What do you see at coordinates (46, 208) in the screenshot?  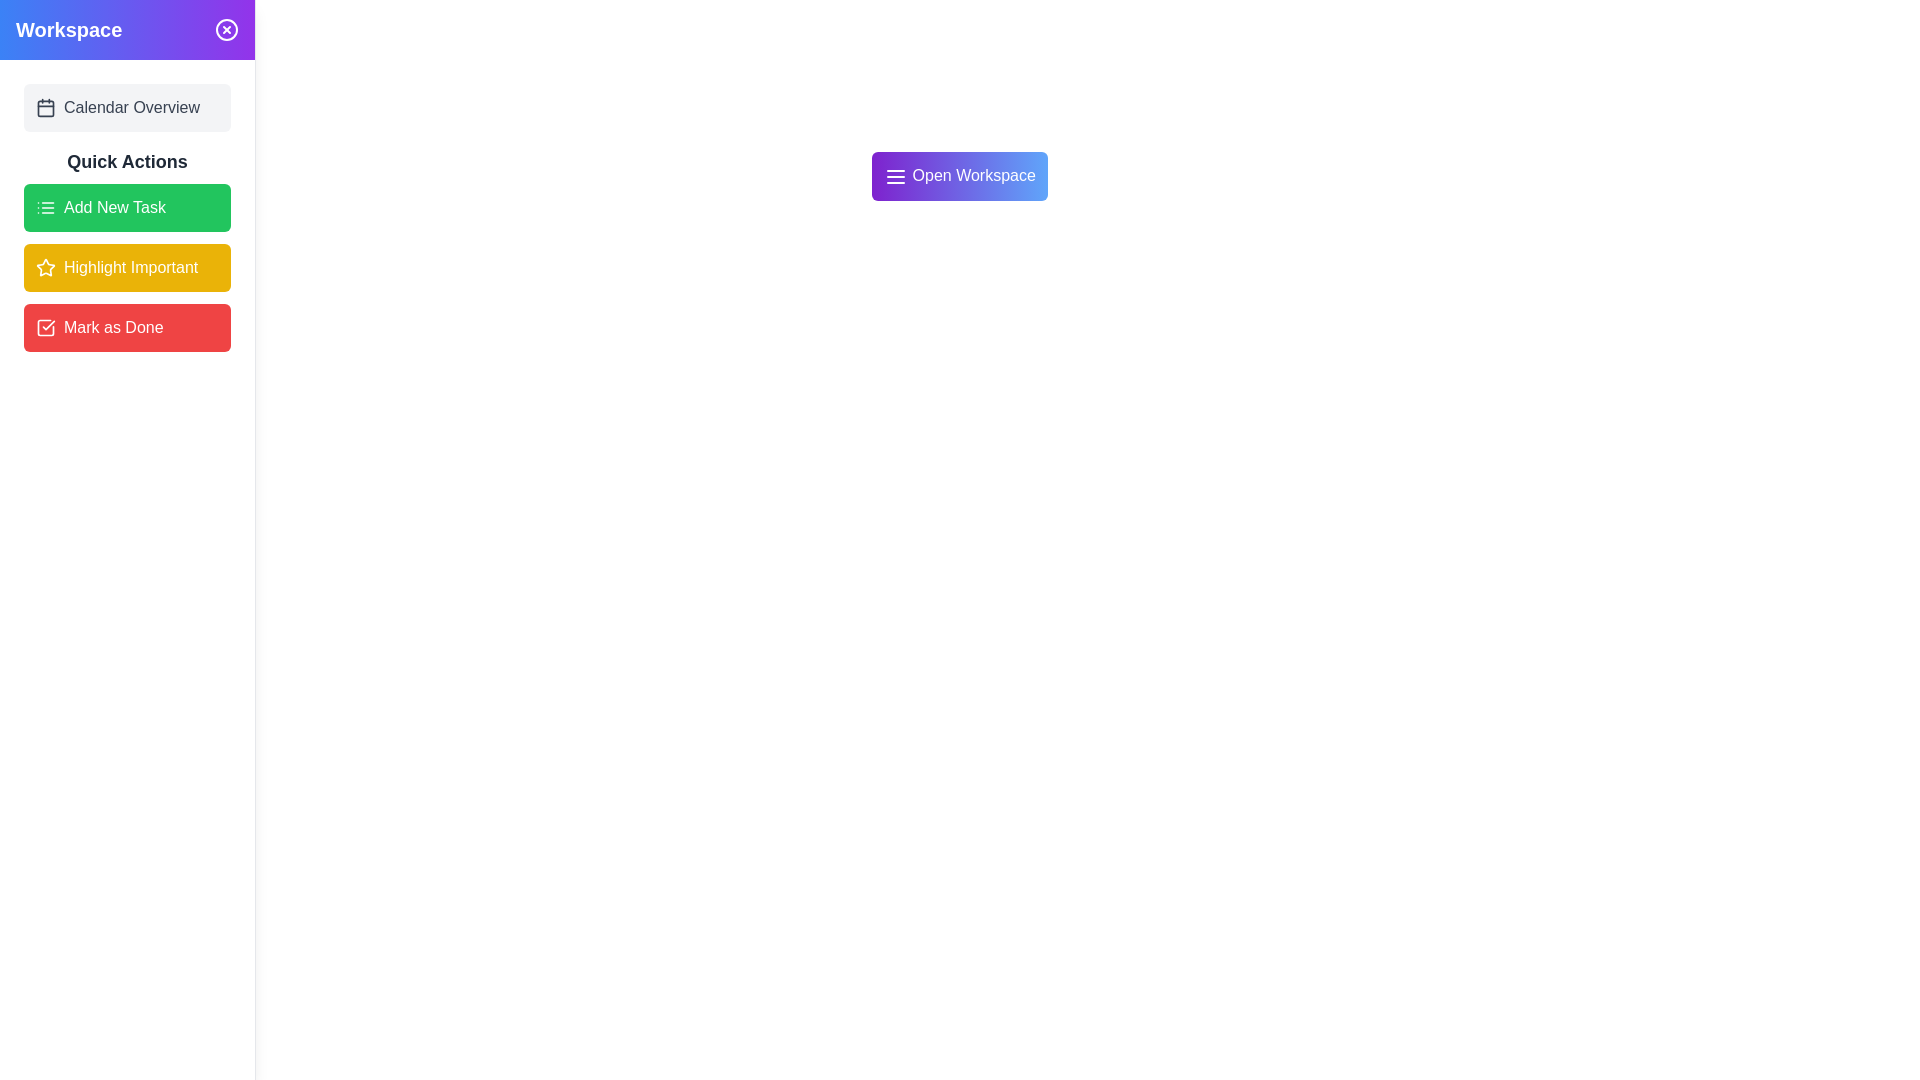 I see `the icon representing the 'Add New Task' action located within the button labeled 'Add New Task' on the left panel` at bounding box center [46, 208].